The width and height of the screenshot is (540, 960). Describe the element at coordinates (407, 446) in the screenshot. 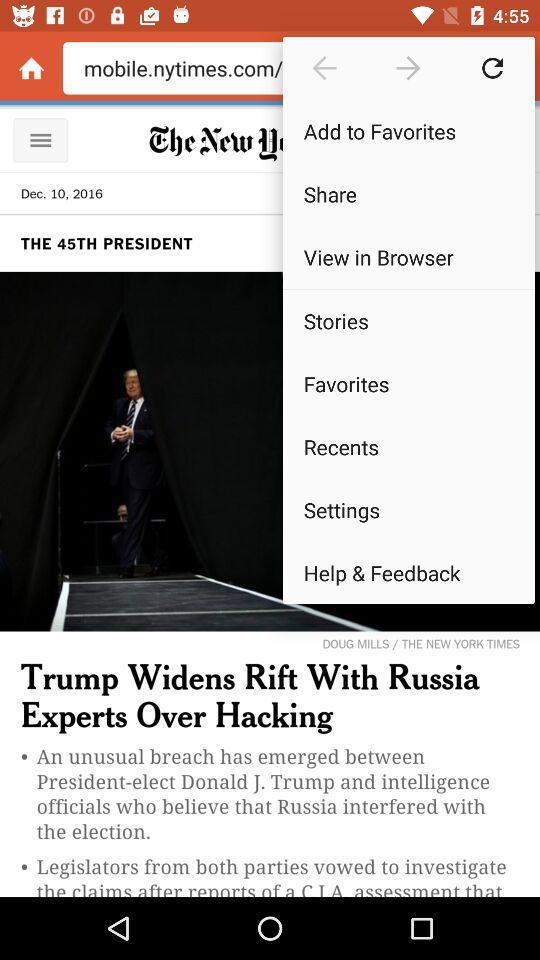

I see `the item below the favorites icon` at that location.